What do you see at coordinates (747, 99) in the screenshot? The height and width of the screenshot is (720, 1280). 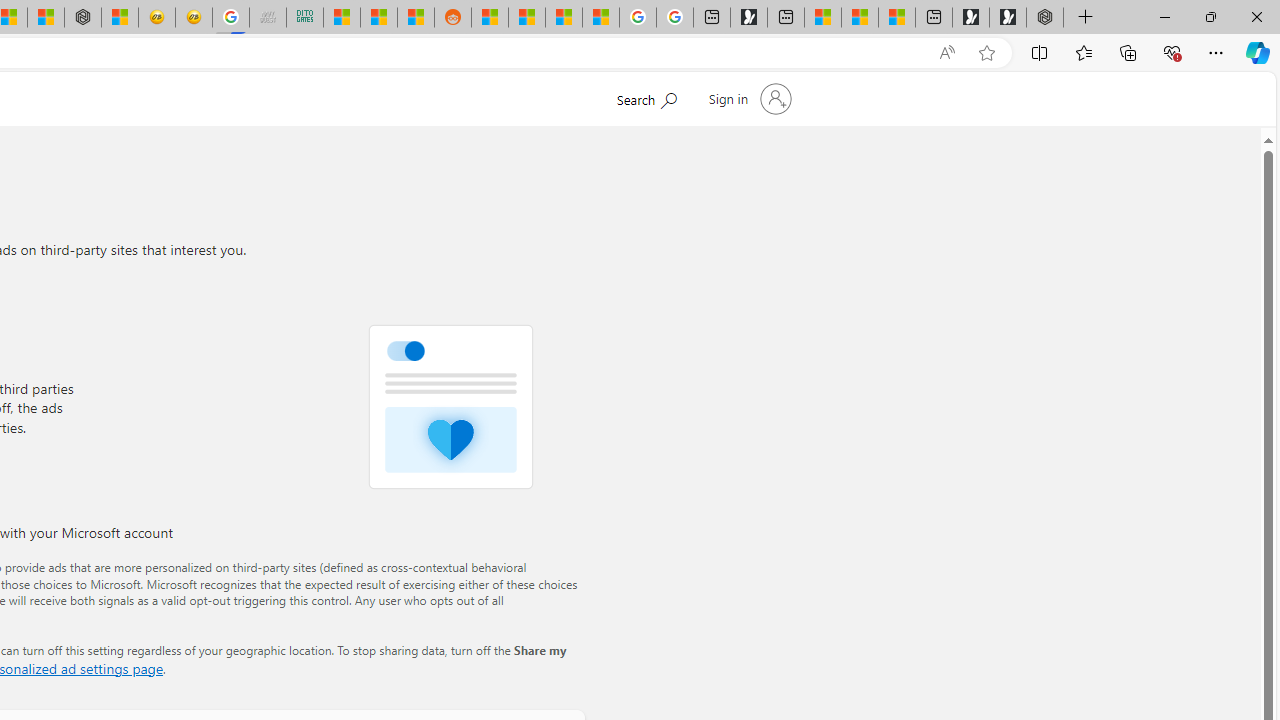 I see `'Sign in to your account'` at bounding box center [747, 99].